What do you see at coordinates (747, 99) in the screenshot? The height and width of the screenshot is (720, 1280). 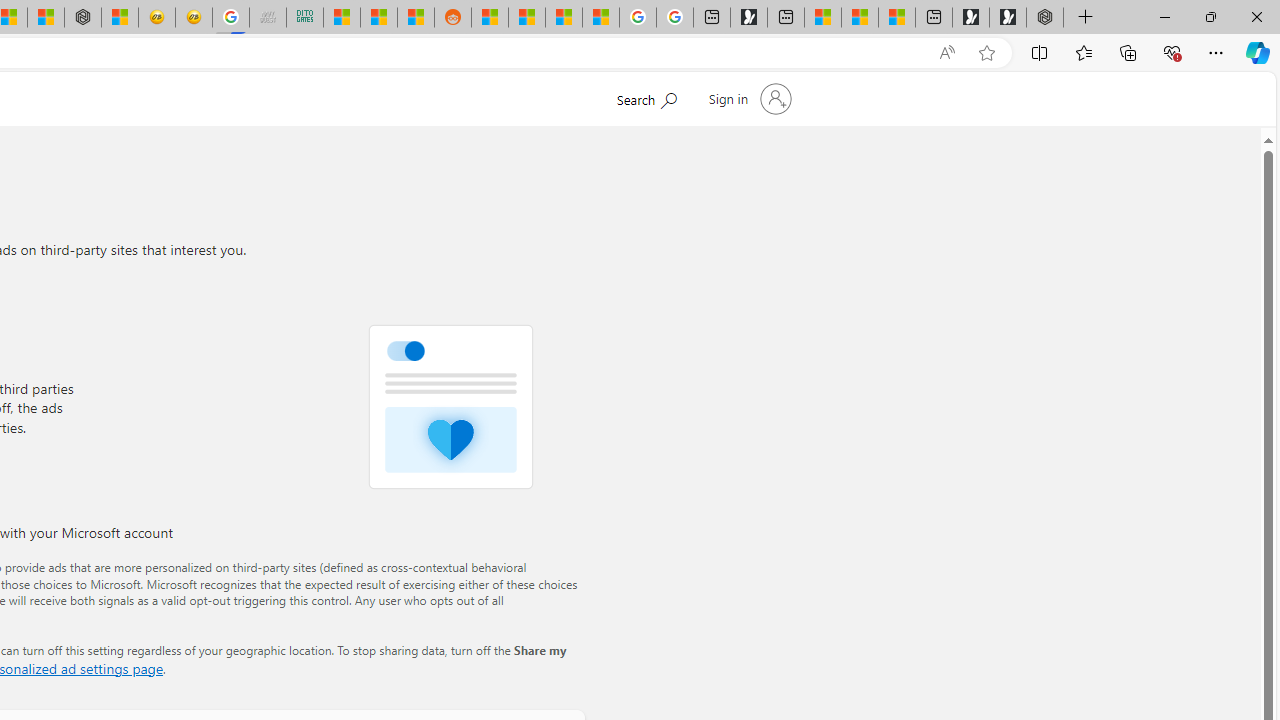 I see `'Sign in to your account'` at bounding box center [747, 99].